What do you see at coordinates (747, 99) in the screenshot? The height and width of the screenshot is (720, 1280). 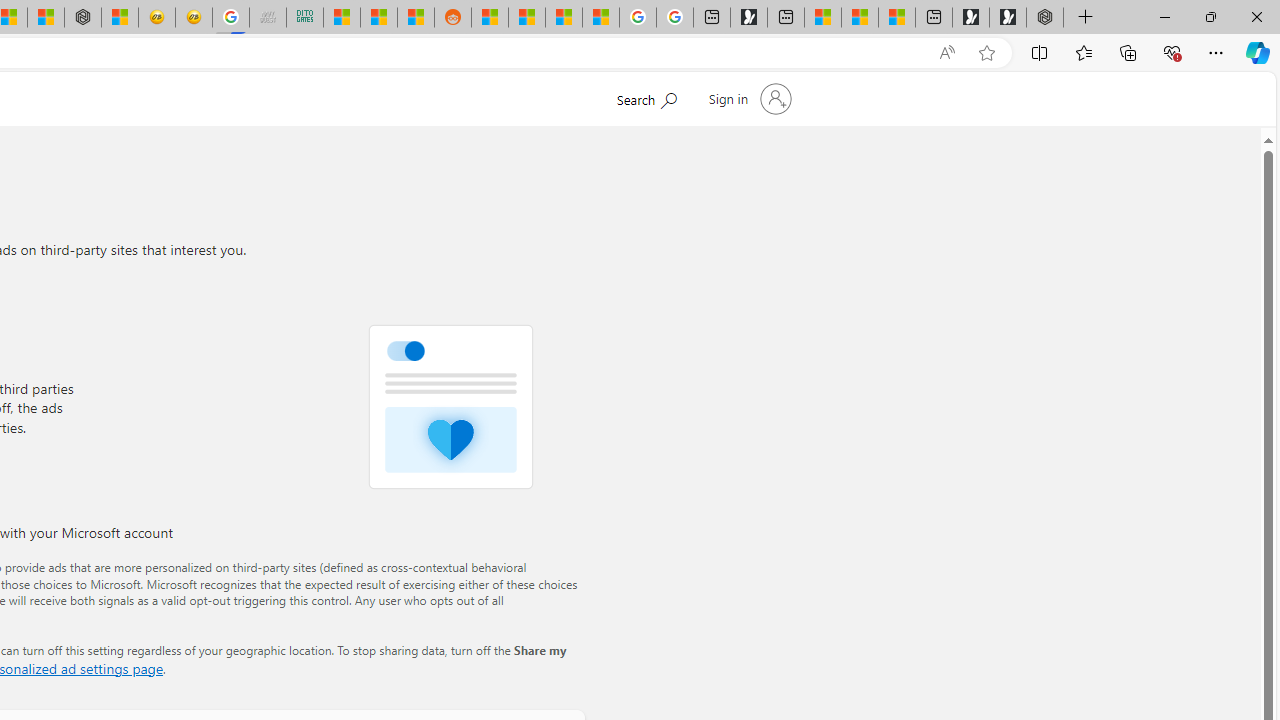 I see `'Sign in to your account'` at bounding box center [747, 99].